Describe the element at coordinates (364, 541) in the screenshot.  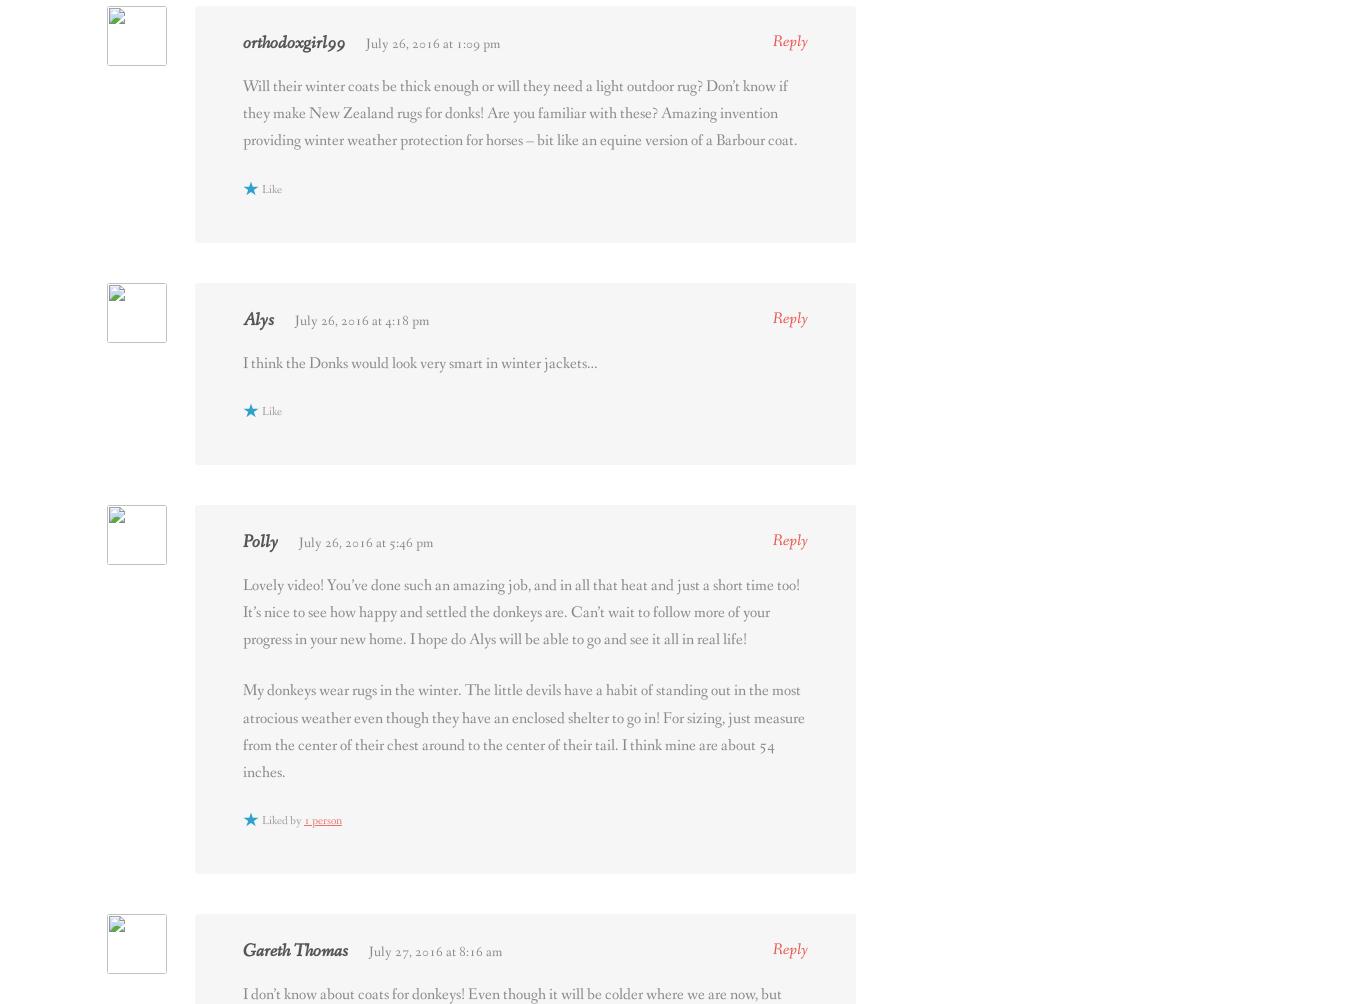
I see `'July 26, 2016 at 5:46 pm'` at that location.